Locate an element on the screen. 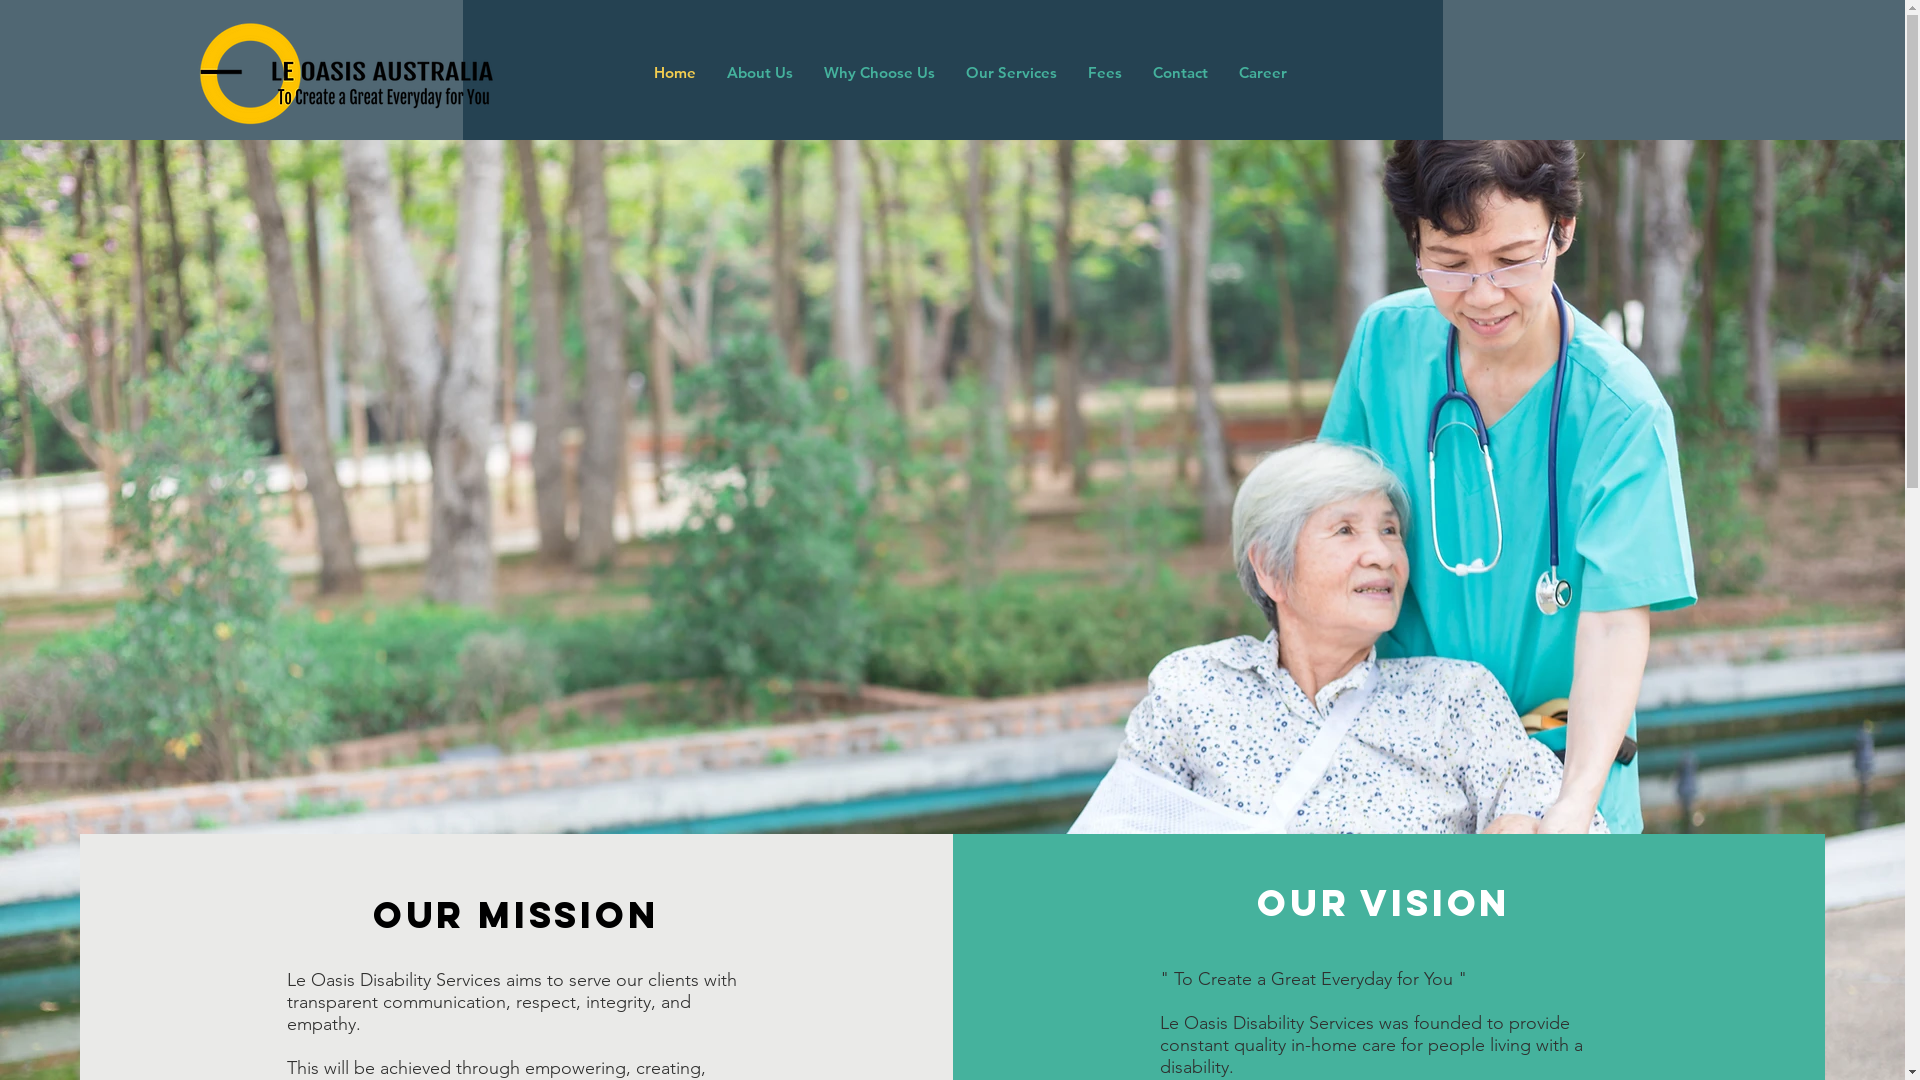 This screenshot has height=1080, width=1920. 'Fees' is located at coordinates (1103, 72).